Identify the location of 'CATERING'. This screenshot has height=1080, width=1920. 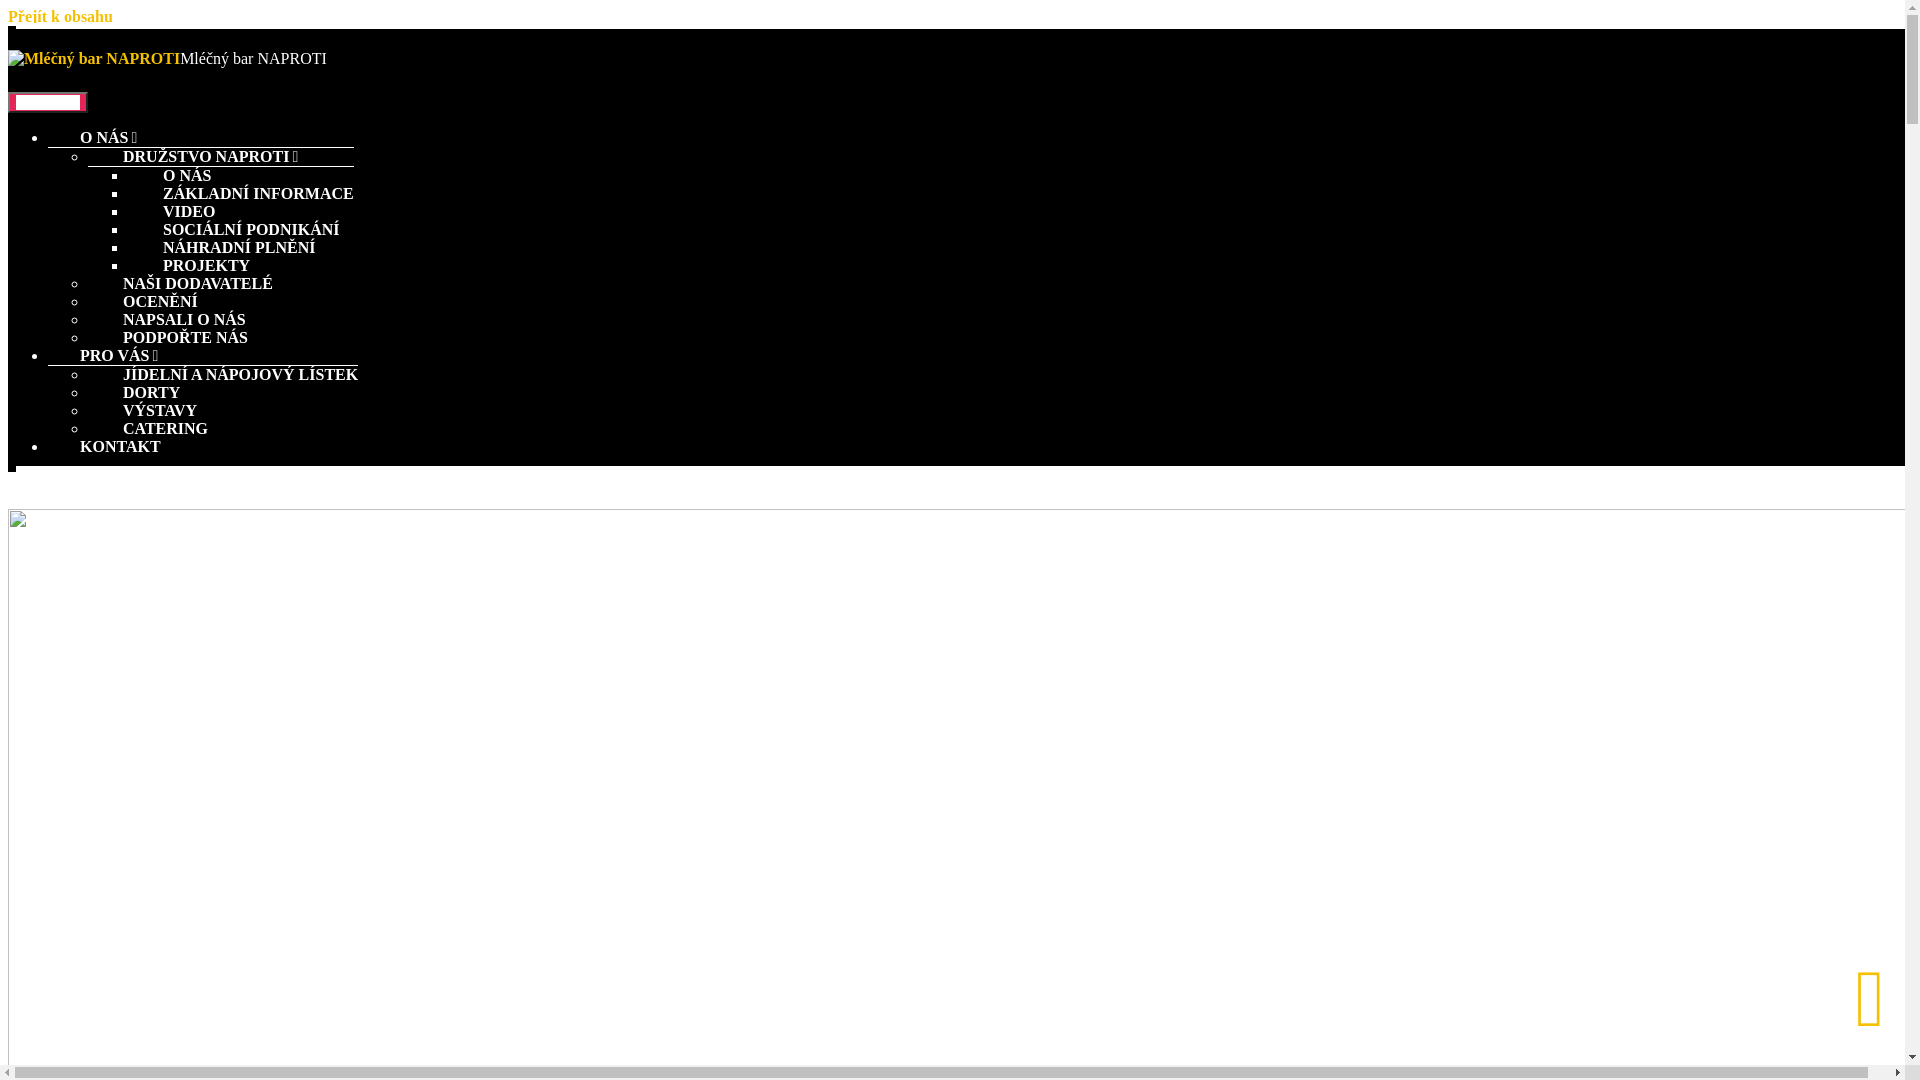
(147, 427).